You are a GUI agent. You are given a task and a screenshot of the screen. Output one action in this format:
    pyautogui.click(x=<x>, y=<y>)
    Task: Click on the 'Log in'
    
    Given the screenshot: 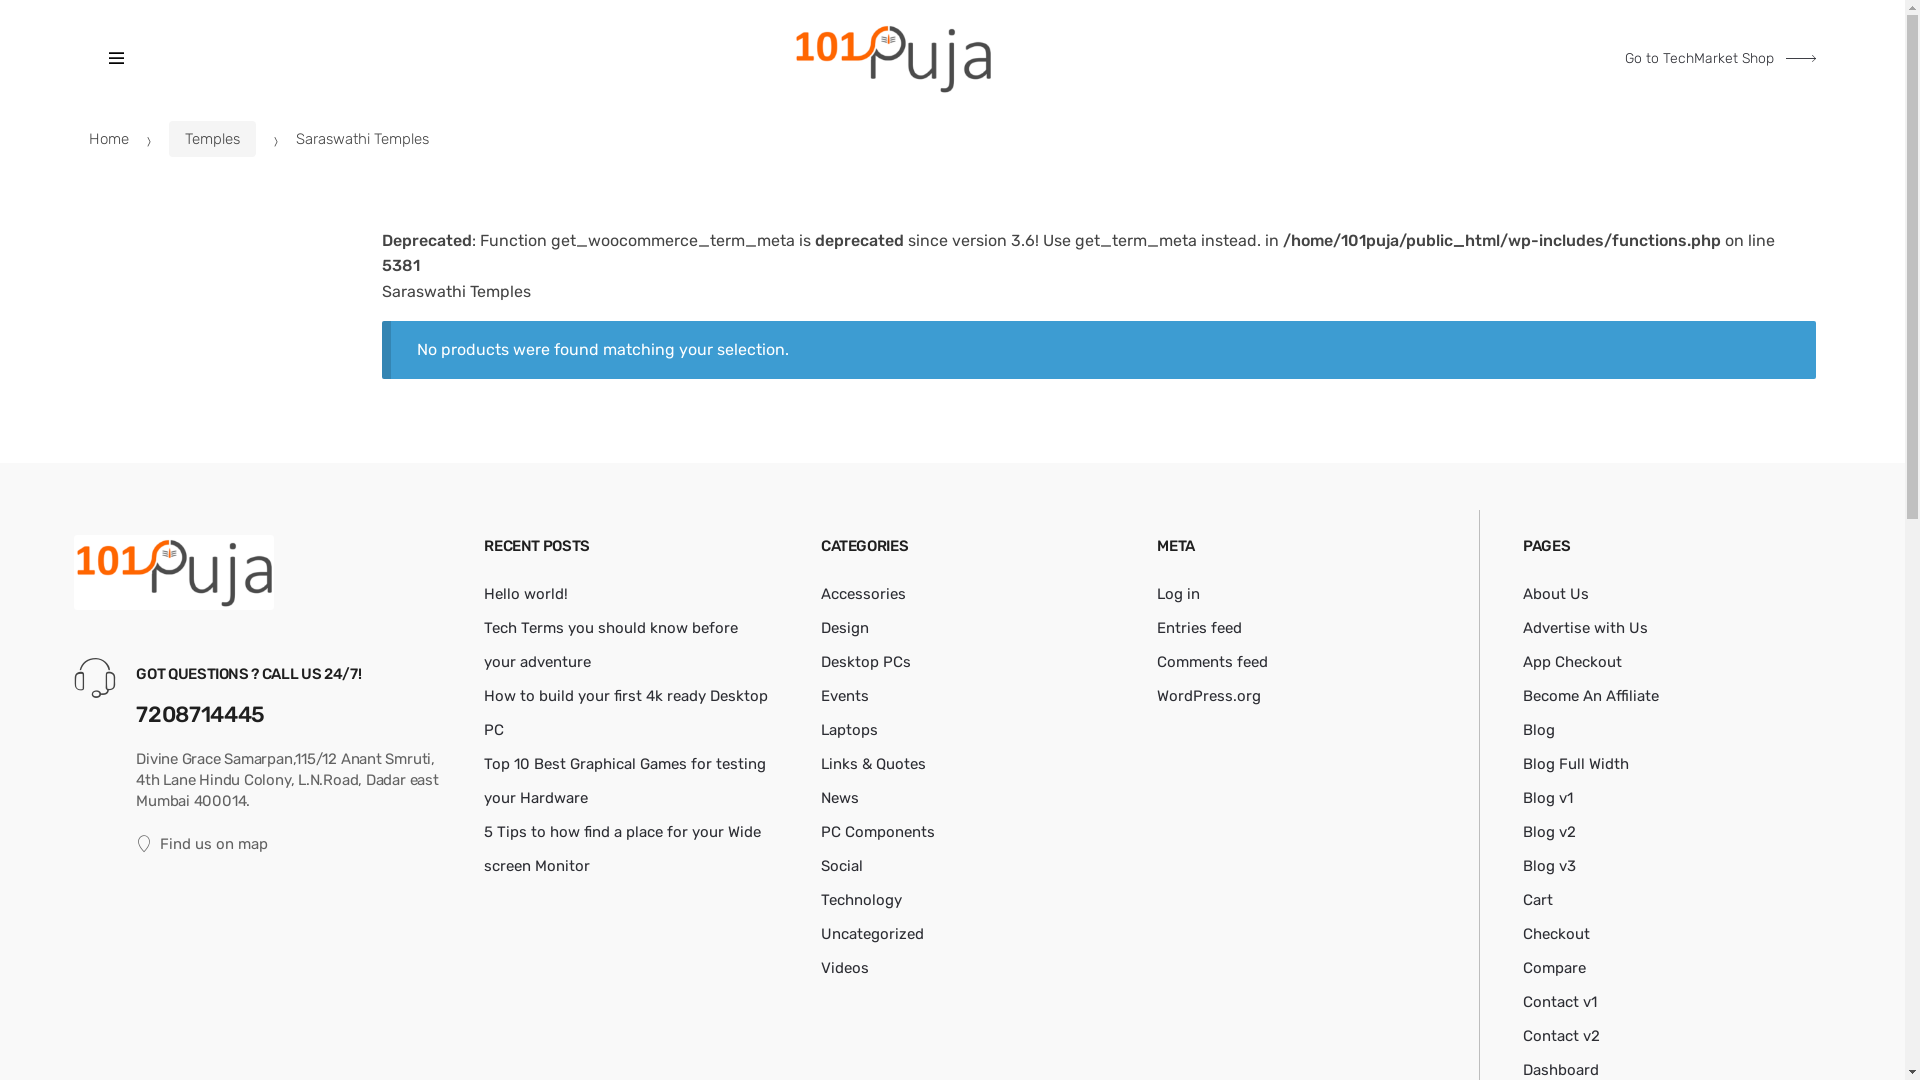 What is the action you would take?
    pyautogui.click(x=1178, y=593)
    